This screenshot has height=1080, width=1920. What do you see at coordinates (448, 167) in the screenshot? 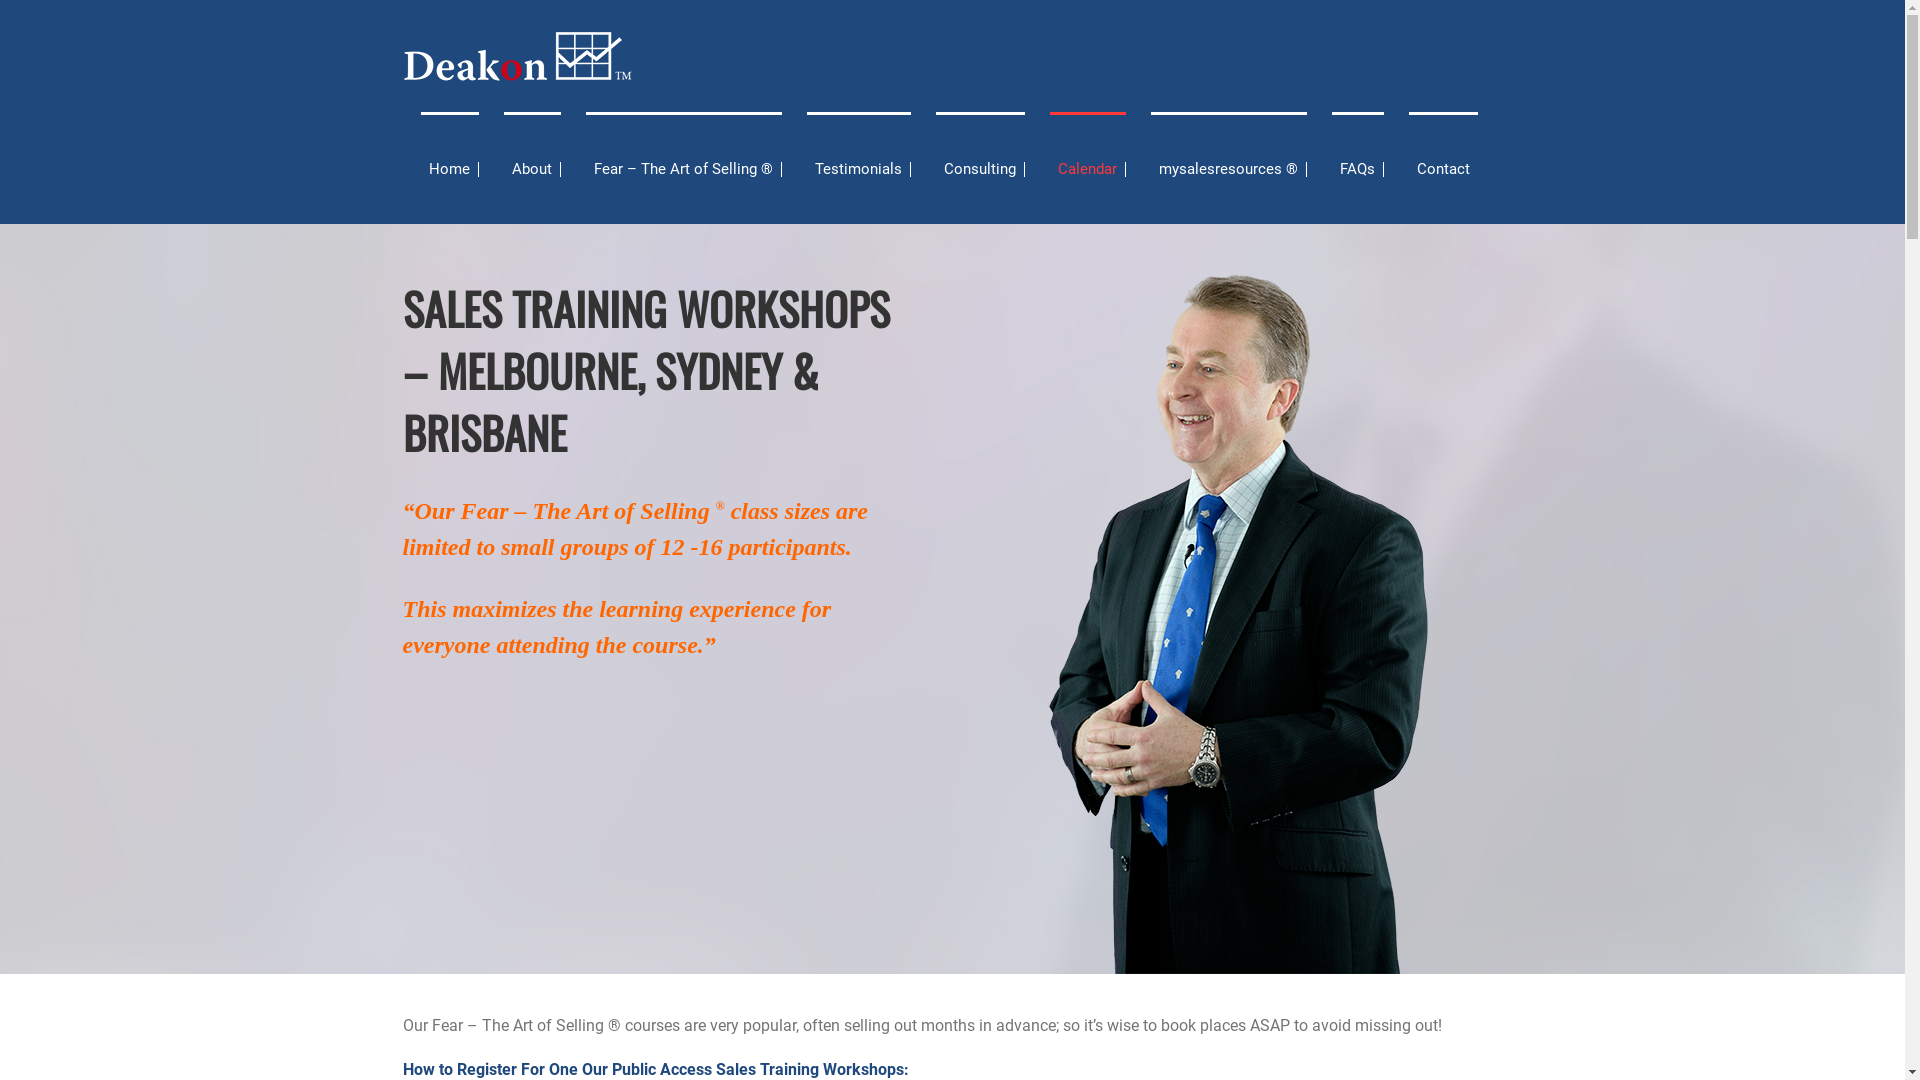
I see `'Home'` at bounding box center [448, 167].